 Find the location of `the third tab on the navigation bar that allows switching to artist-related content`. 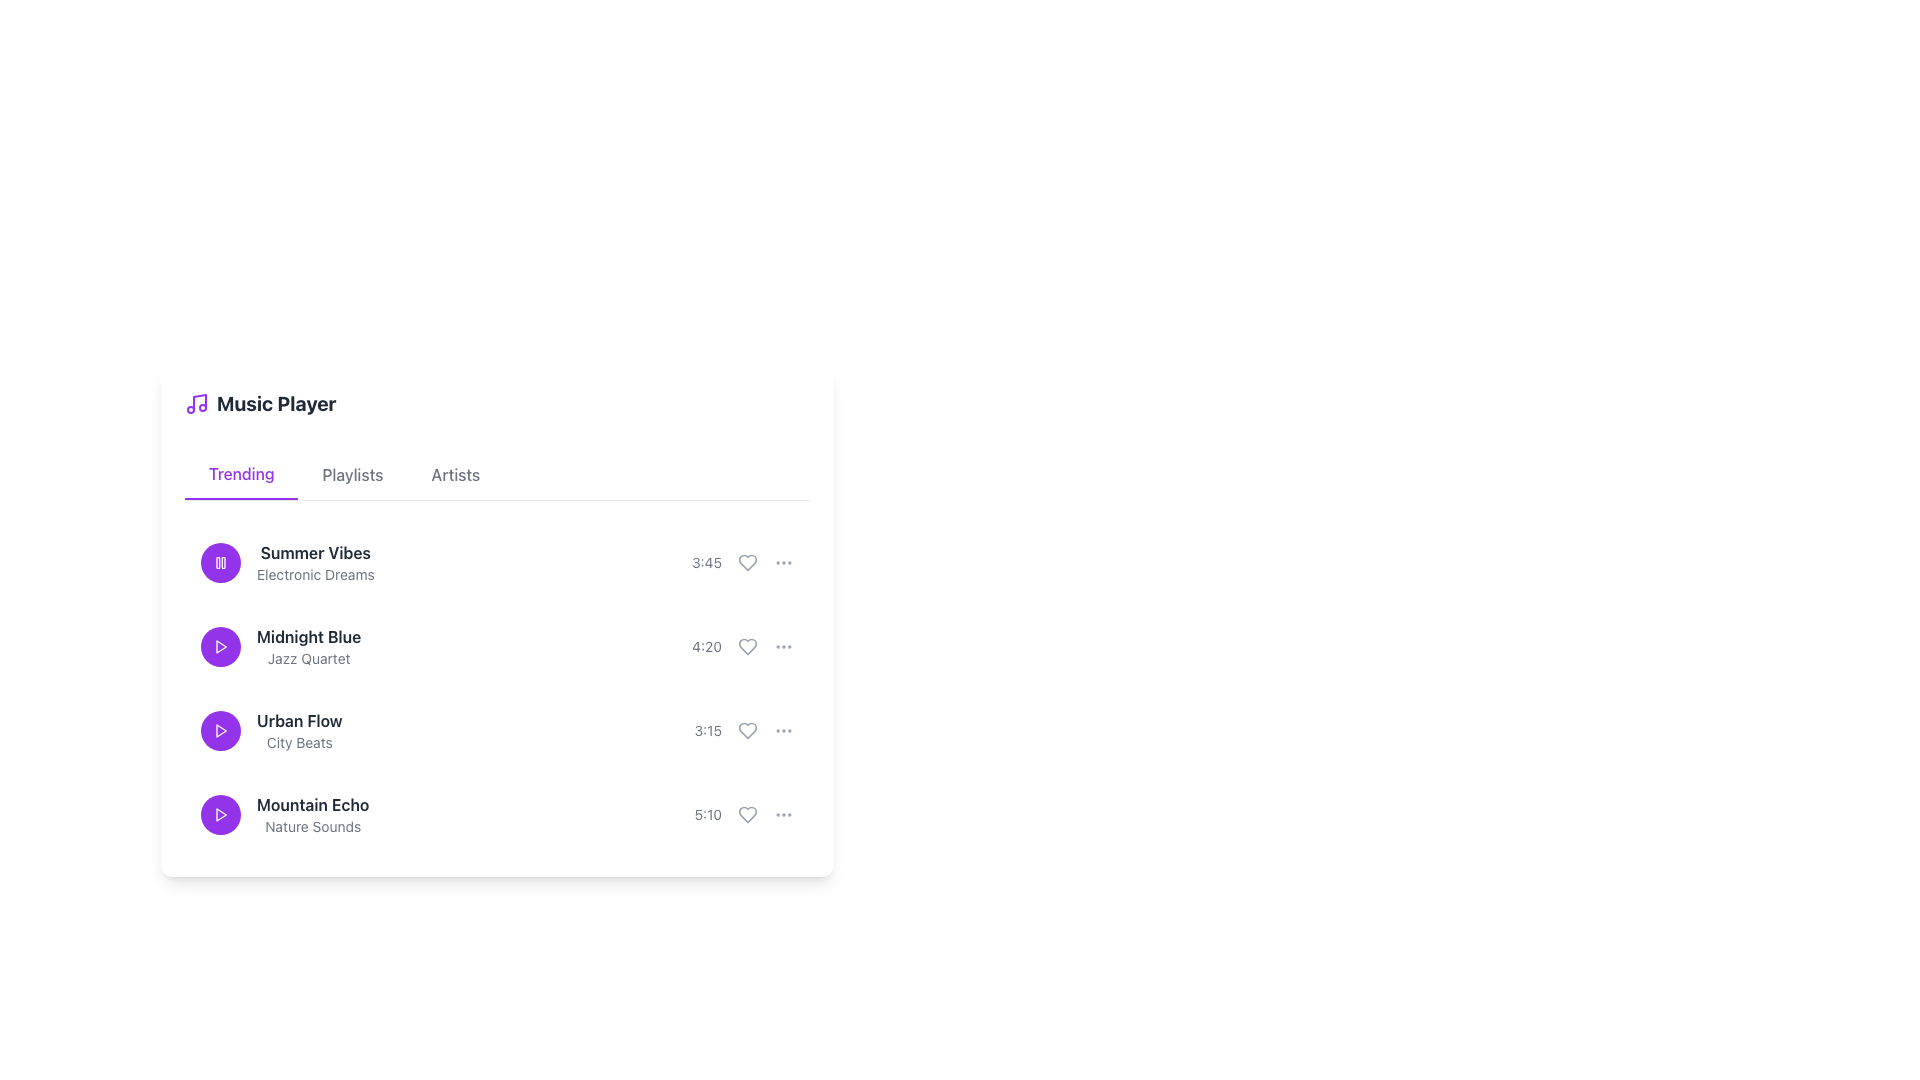

the third tab on the navigation bar that allows switching to artist-related content is located at coordinates (455, 474).